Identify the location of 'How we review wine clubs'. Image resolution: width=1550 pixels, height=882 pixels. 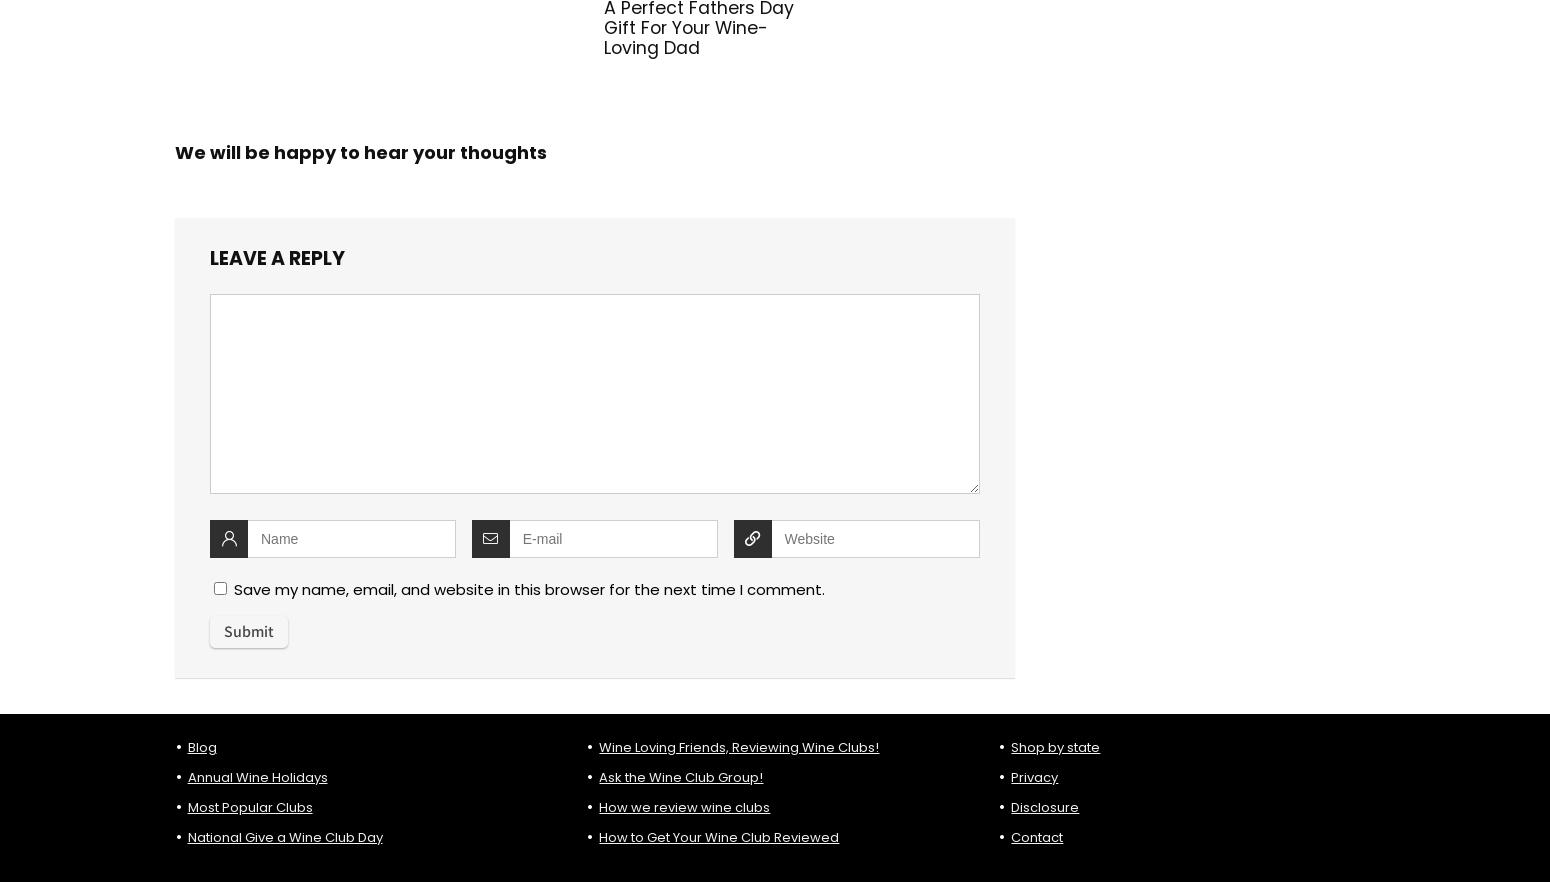
(599, 805).